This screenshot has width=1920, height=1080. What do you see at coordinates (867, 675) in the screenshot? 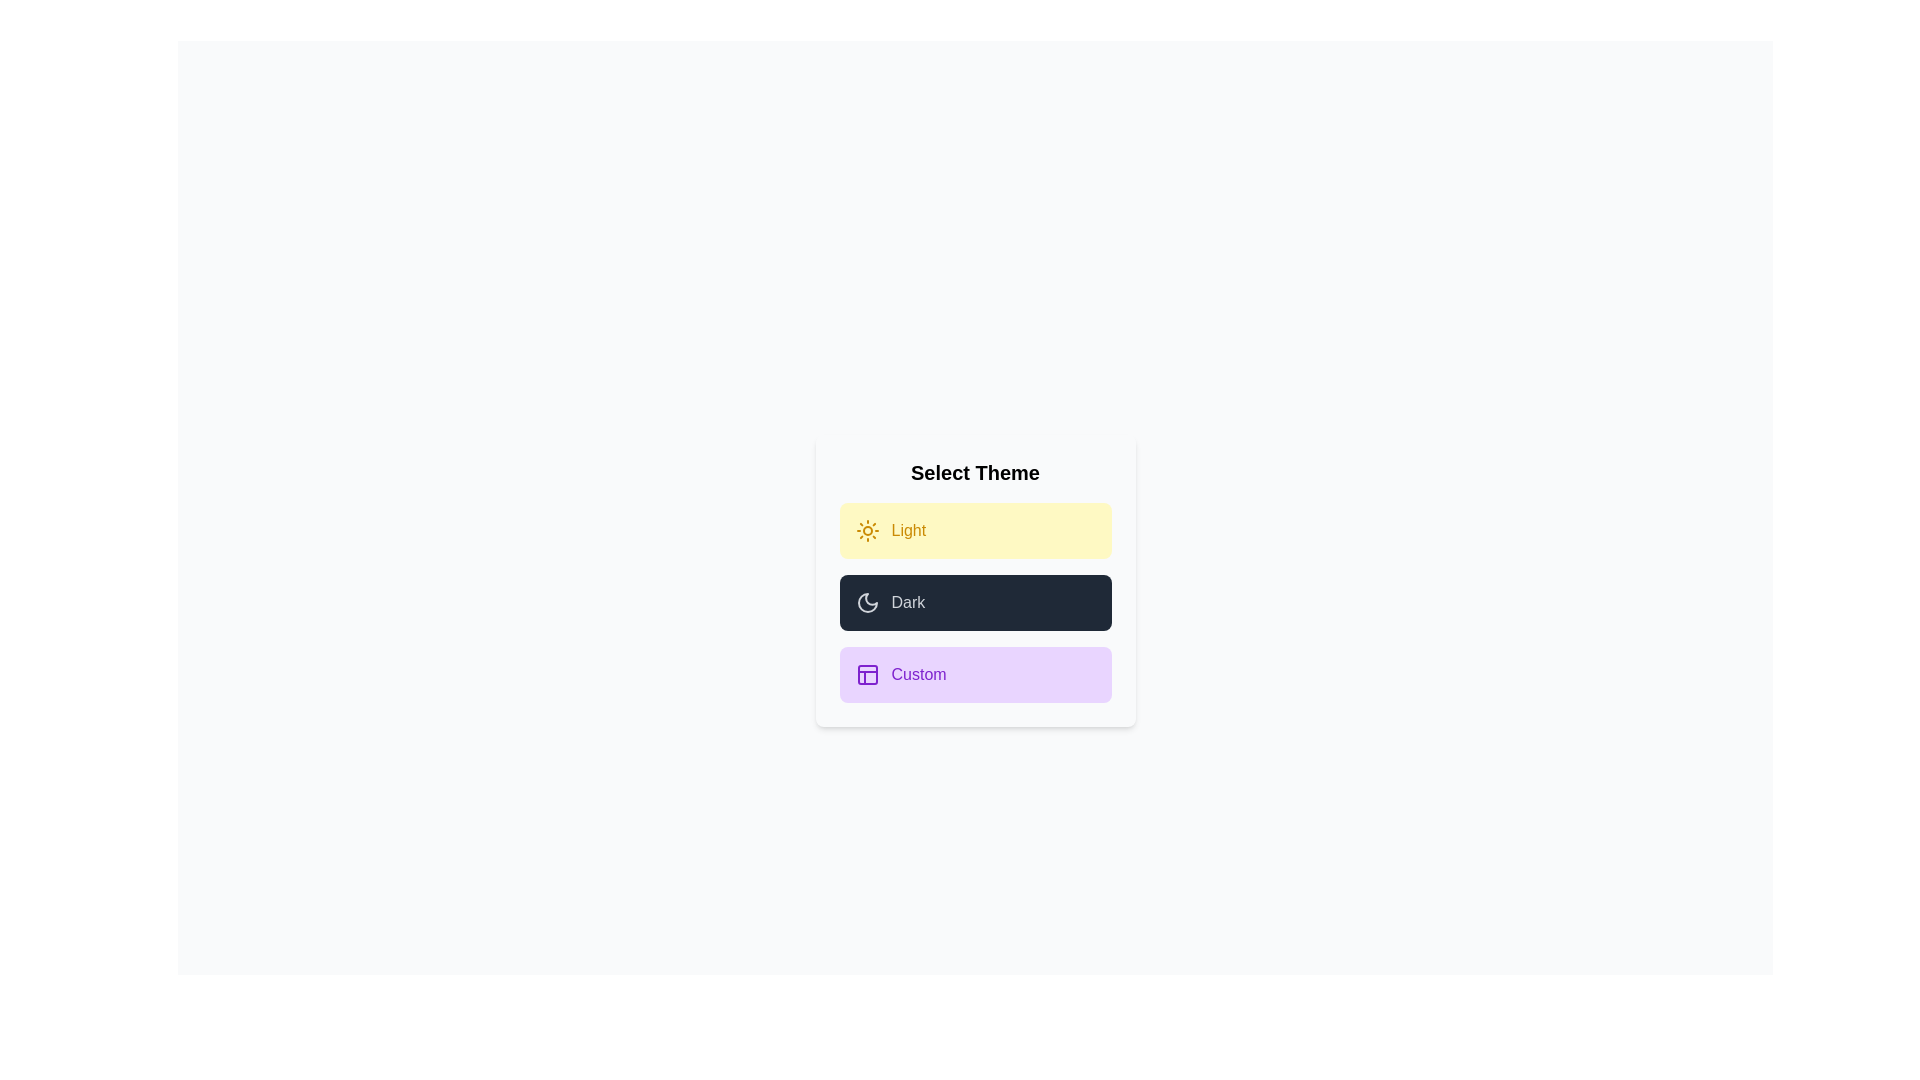
I see `the small square icon with a purple border that represents a panel layout, which is located within the 'Custom' button adjacent to the text 'Custom.'` at bounding box center [867, 675].